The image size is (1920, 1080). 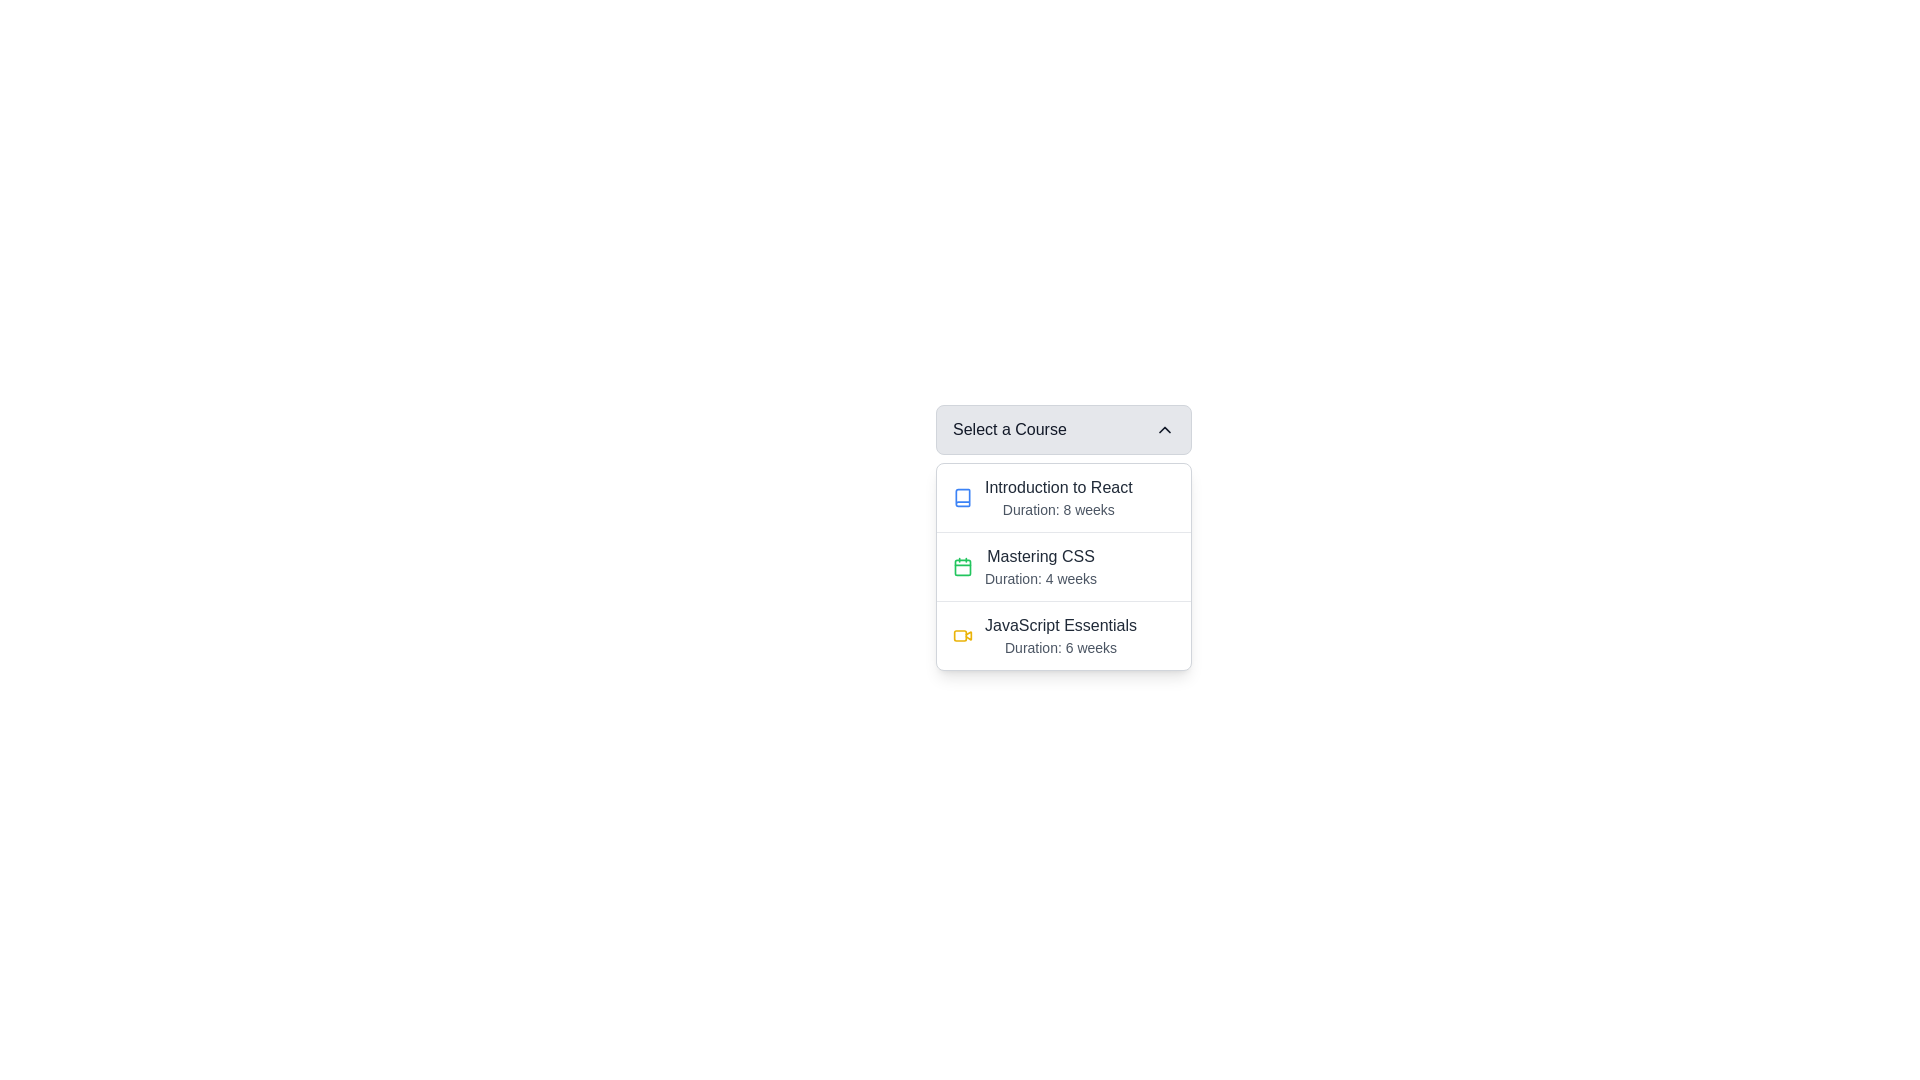 What do you see at coordinates (1059, 636) in the screenshot?
I see `the Label displaying 'JavaScript Essentials'` at bounding box center [1059, 636].